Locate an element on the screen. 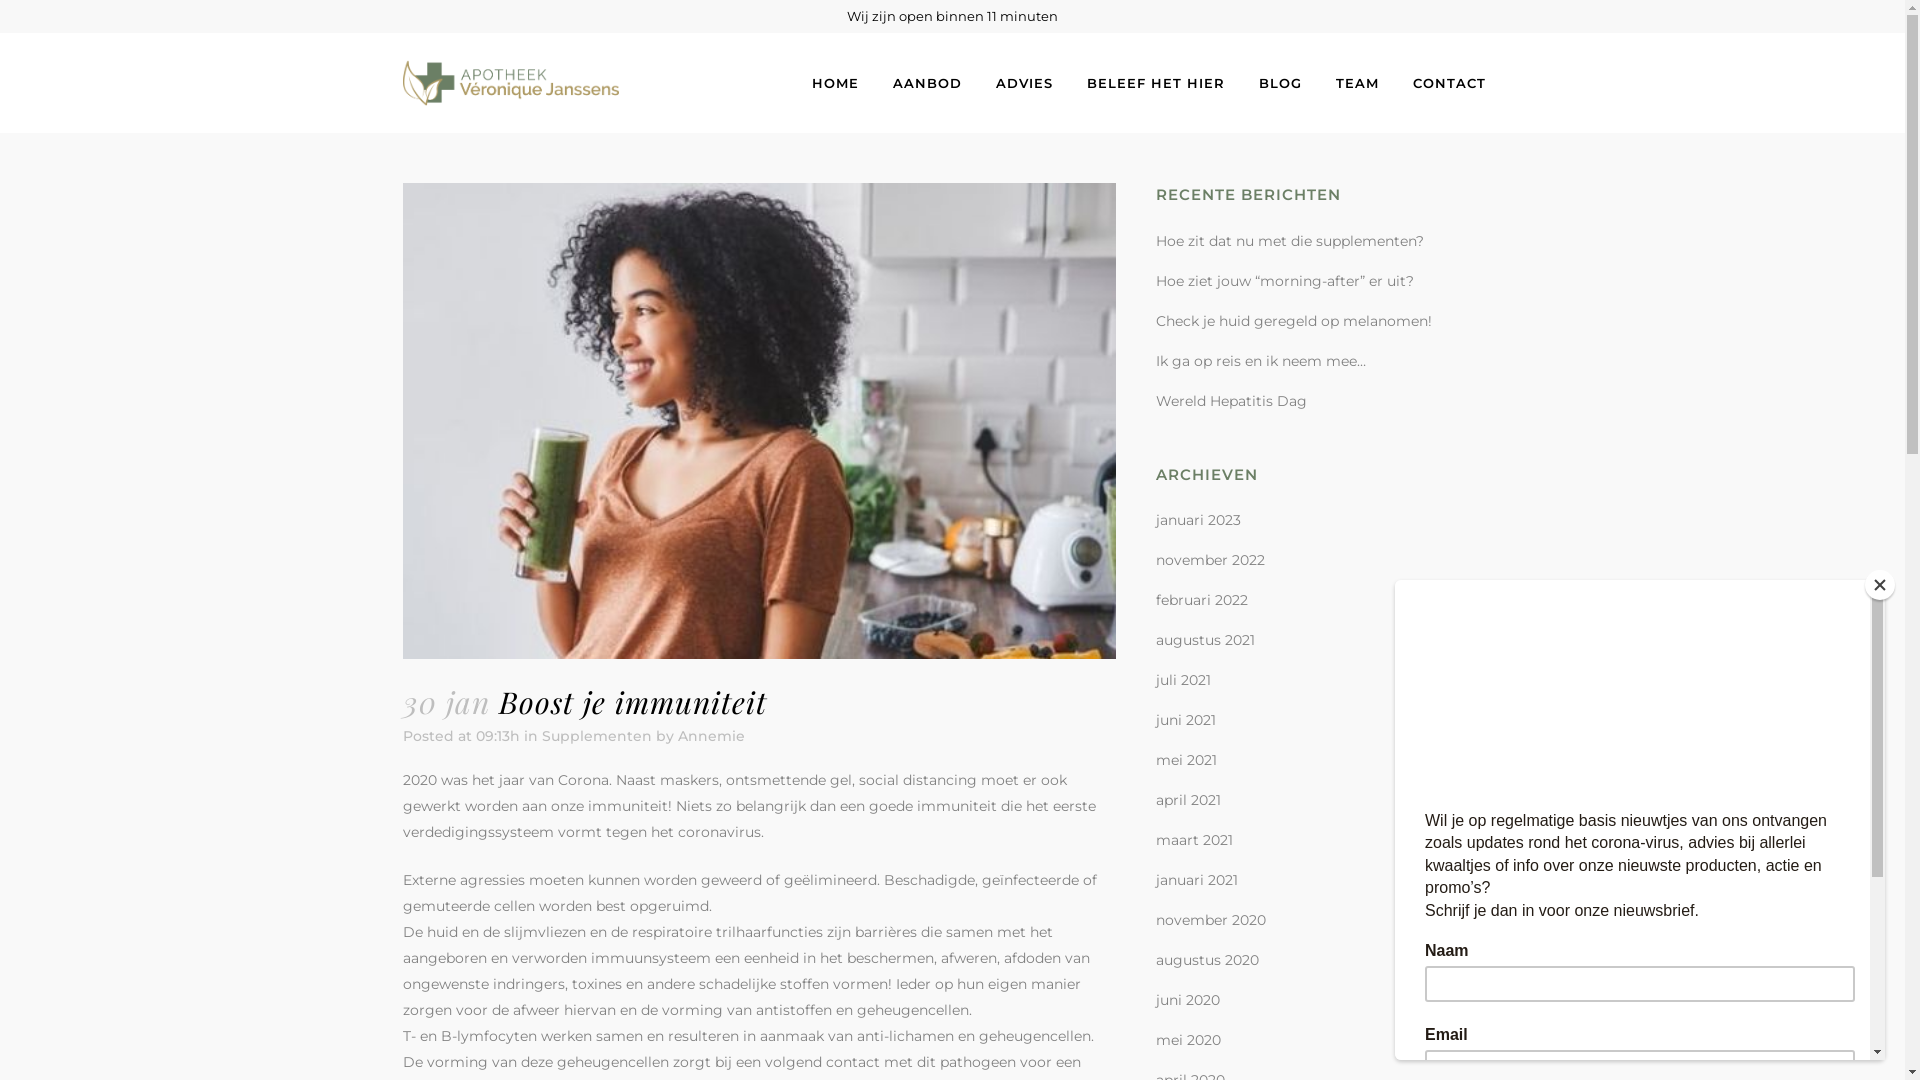 This screenshot has width=1920, height=1080. 'Wereld Hepatitis Dag' is located at coordinates (1230, 401).